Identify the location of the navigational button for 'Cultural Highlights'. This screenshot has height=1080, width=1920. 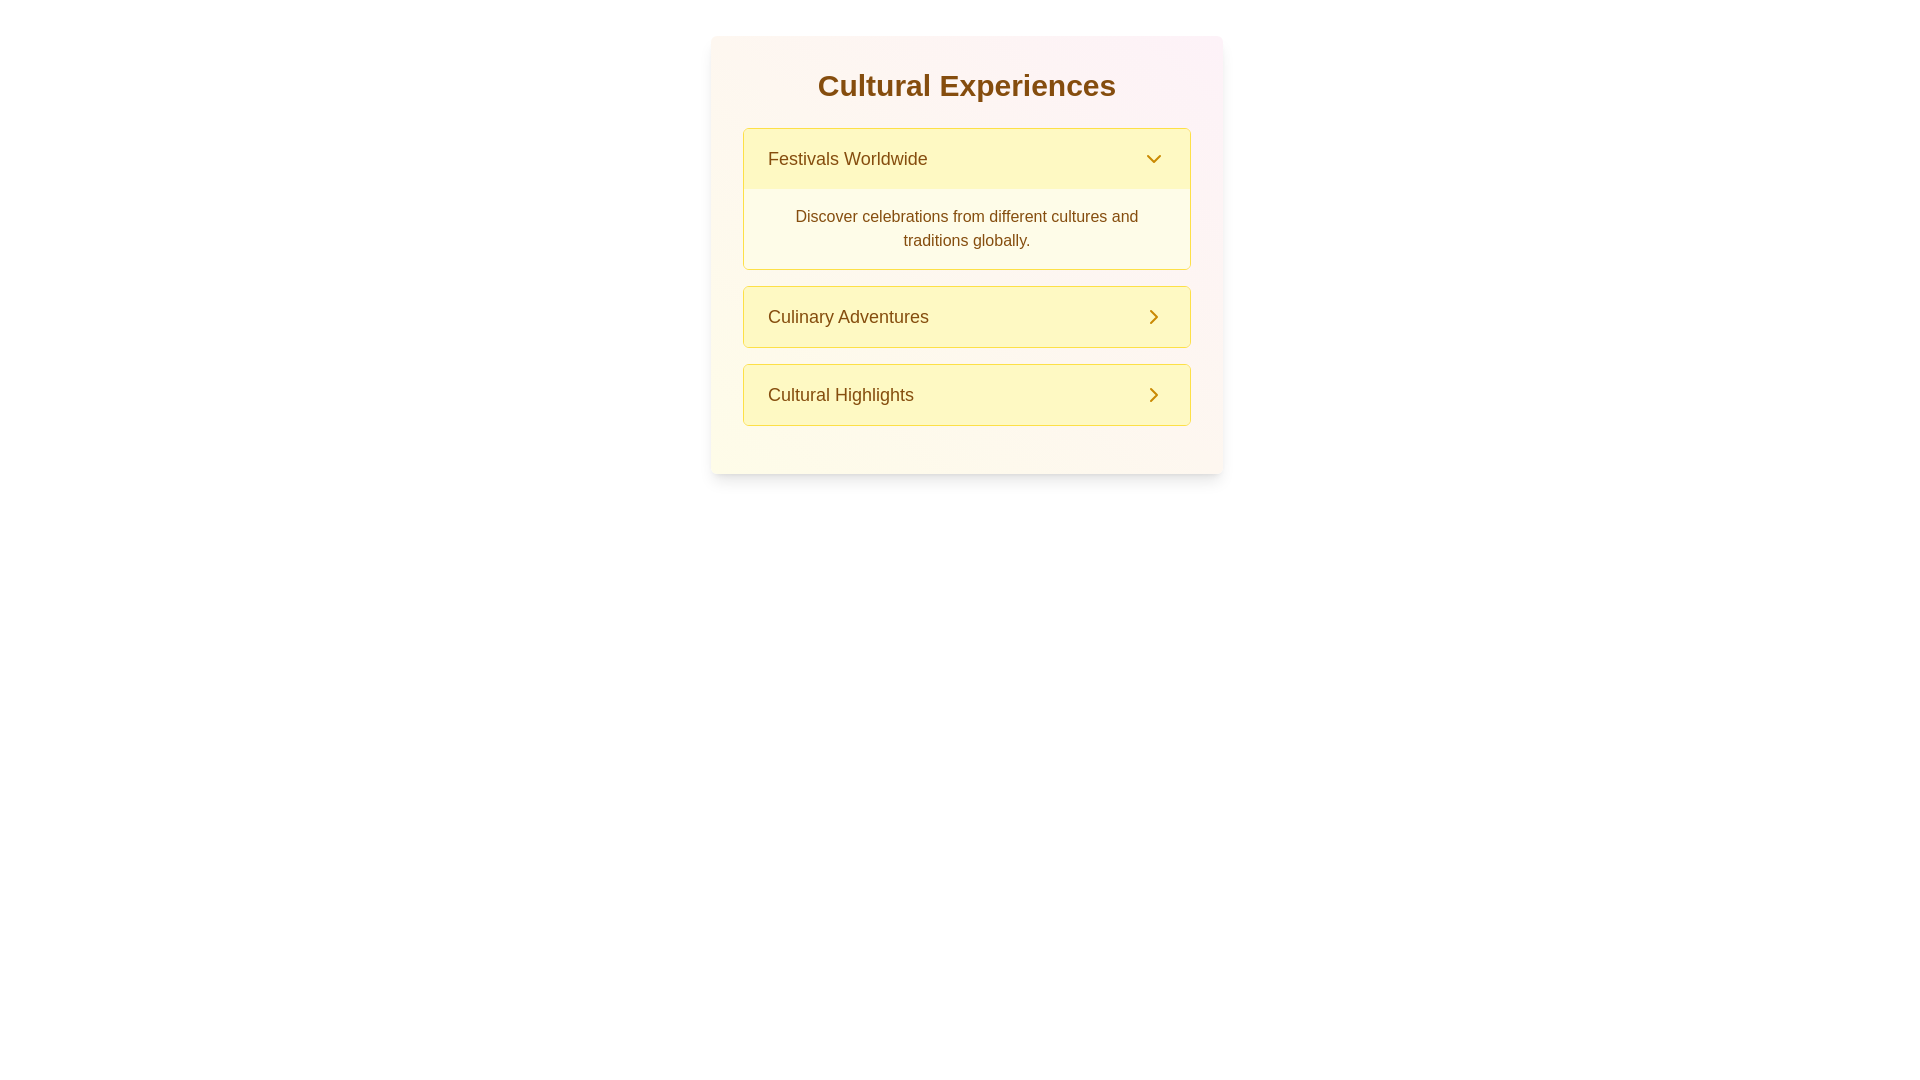
(966, 394).